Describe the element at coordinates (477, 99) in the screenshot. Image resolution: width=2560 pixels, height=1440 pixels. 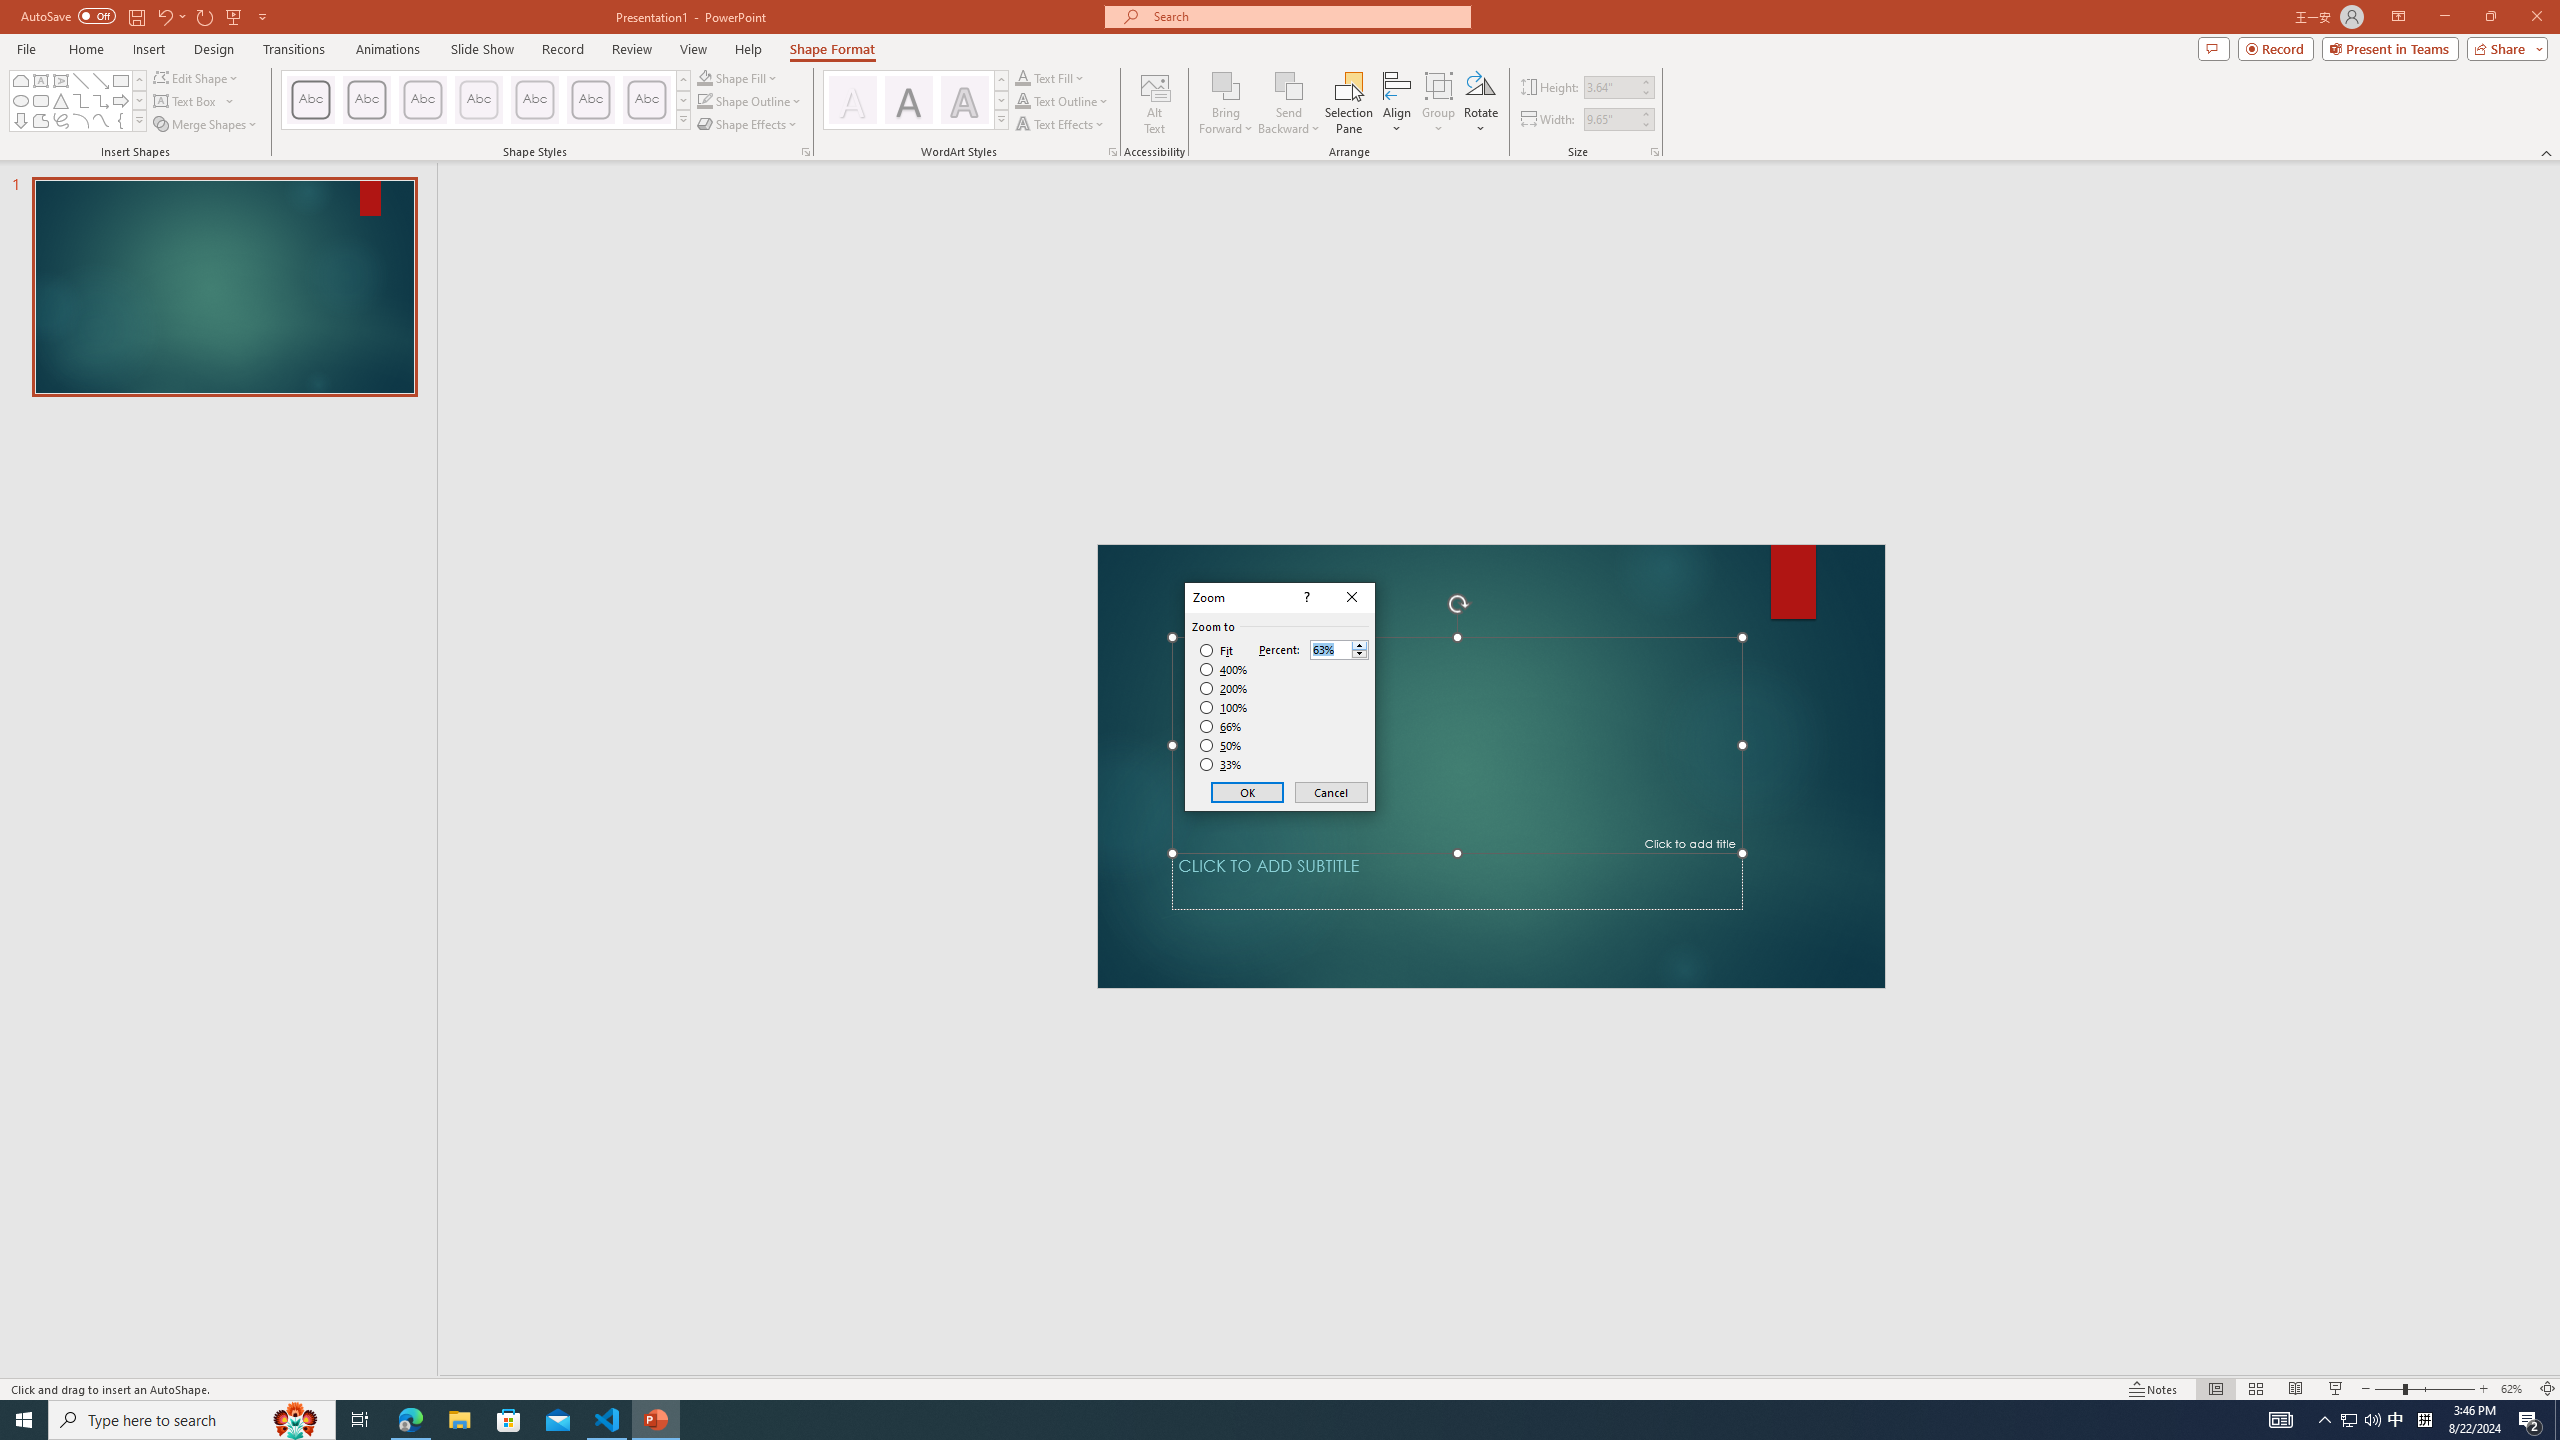
I see `'Colored Outline - Gold, Accent 3'` at that location.